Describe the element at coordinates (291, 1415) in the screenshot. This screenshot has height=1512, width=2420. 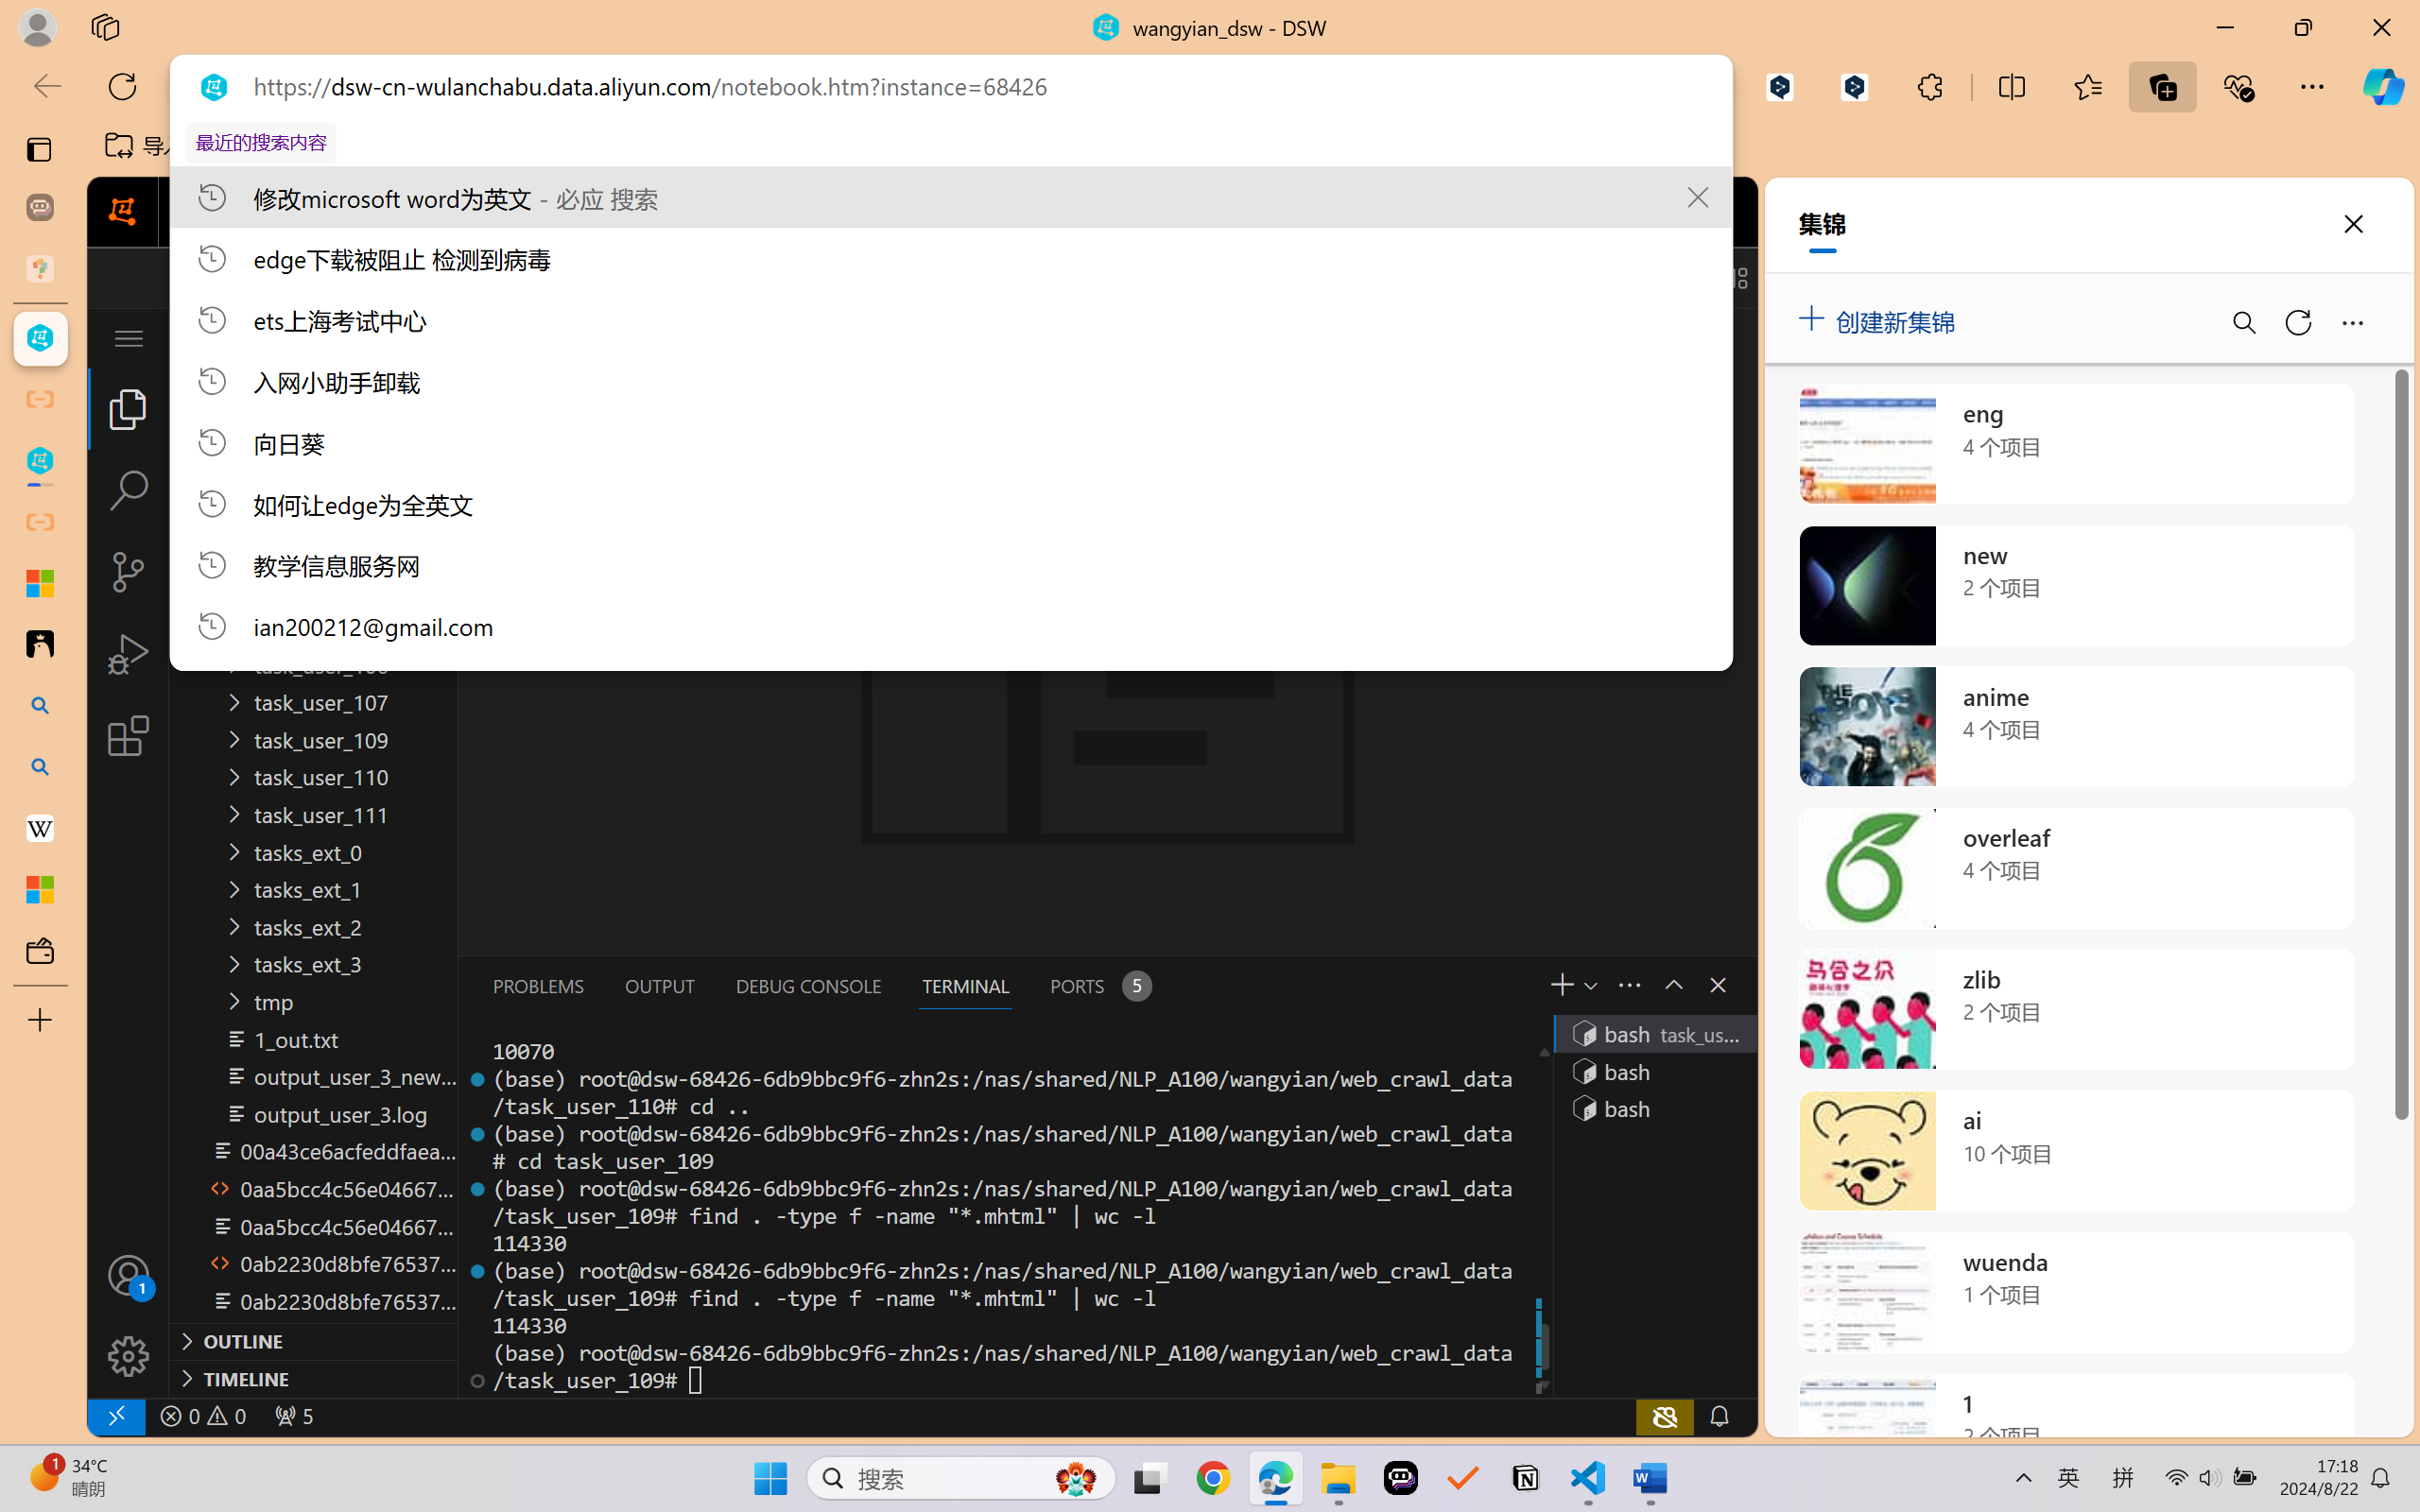
I see `'Forwarded Ports: 36301, 47065, 38781, 45817, 50331'` at that location.